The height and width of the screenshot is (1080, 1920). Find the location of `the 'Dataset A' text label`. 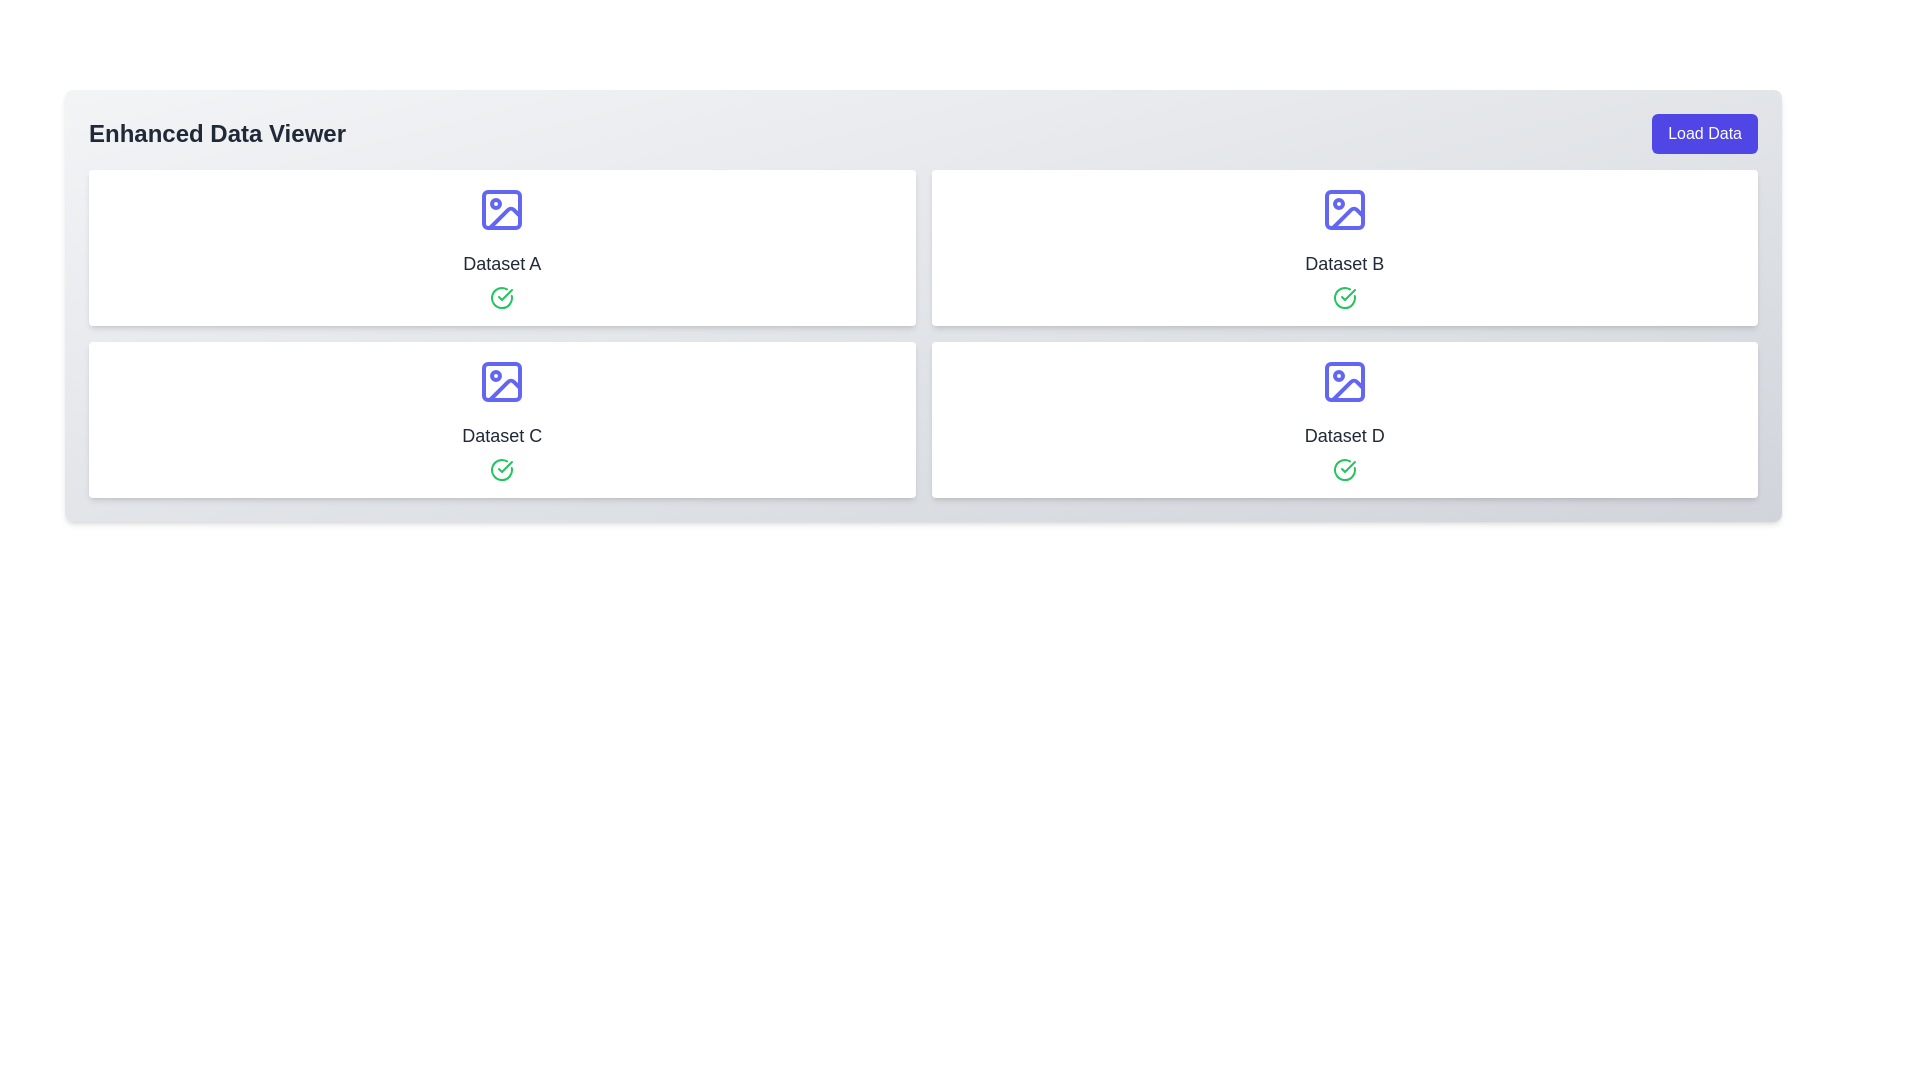

the 'Dataset A' text label is located at coordinates (502, 262).